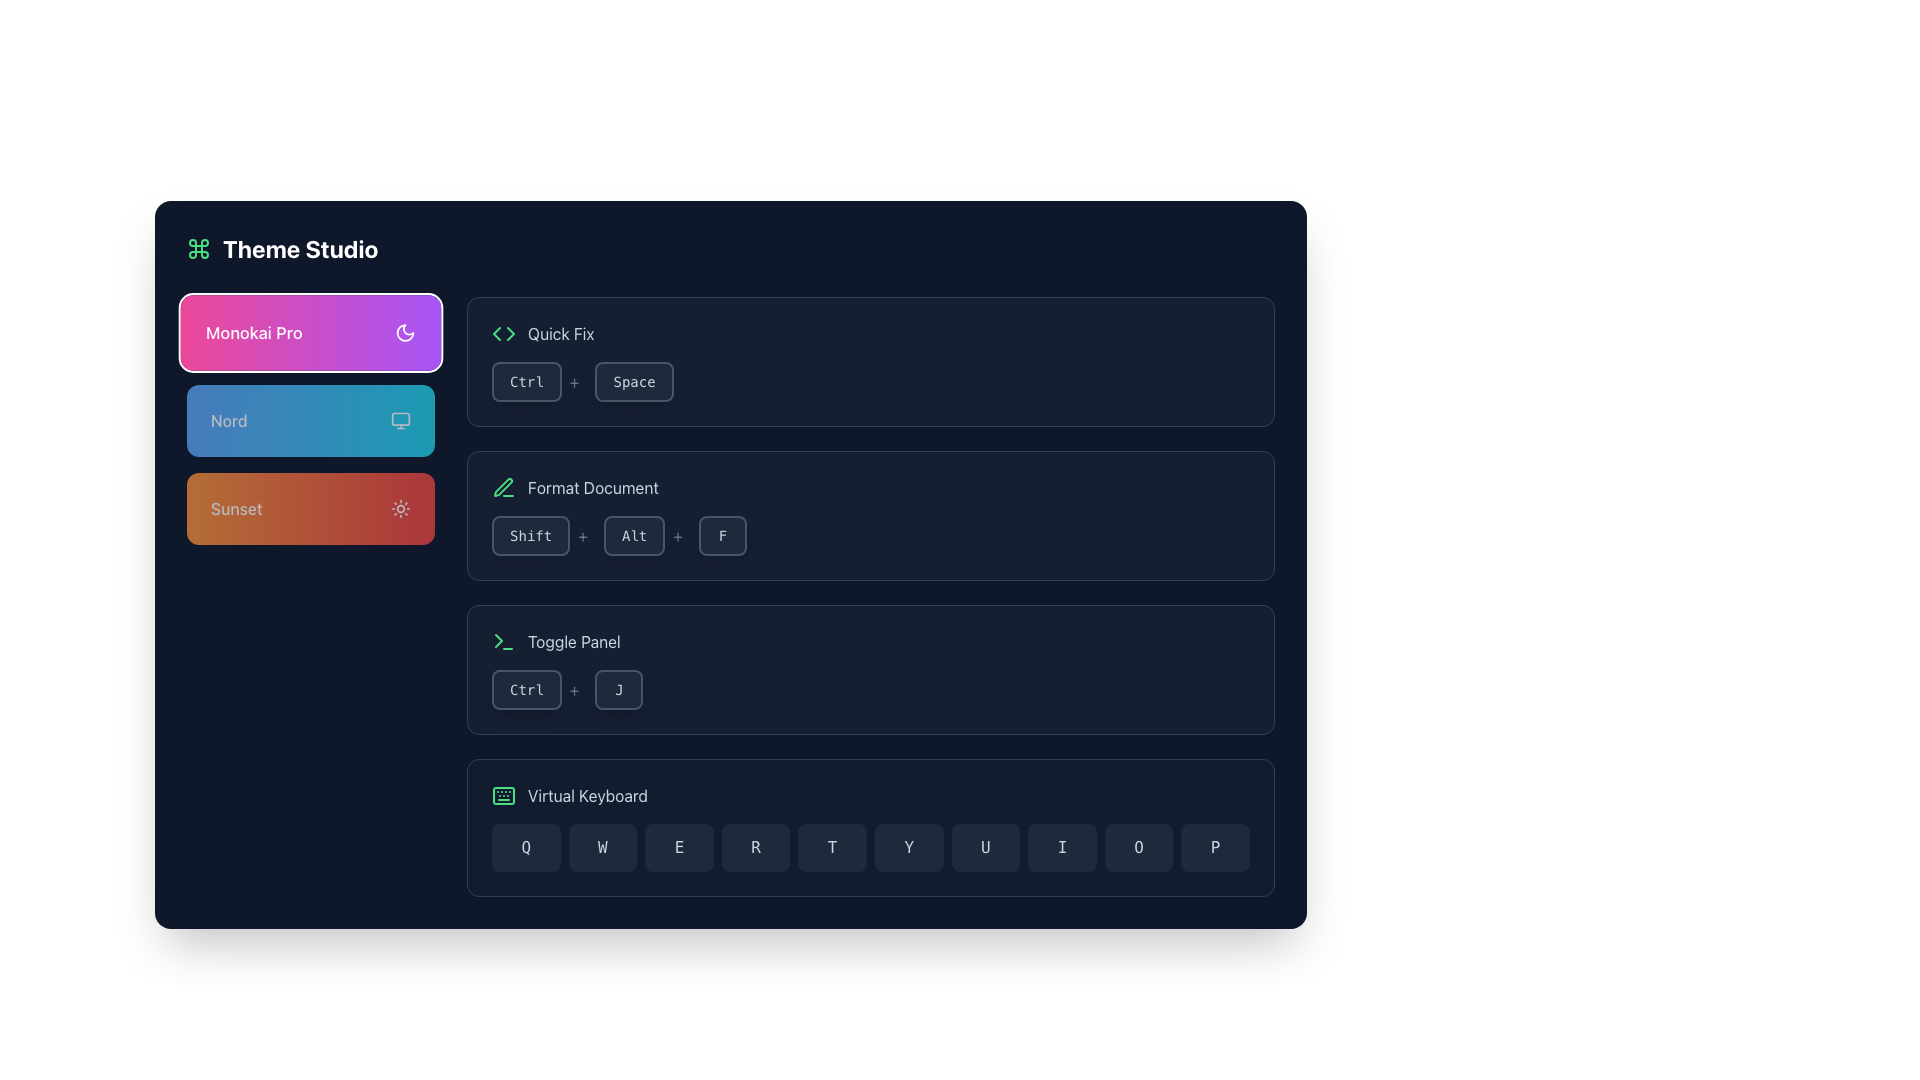 Image resolution: width=1920 pixels, height=1080 pixels. Describe the element at coordinates (531, 535) in the screenshot. I see `the non-interactive visual representation of the 'Shift' key button in the 'Format Document' section, which is the first button in a group of two, serving as a hint or guide` at that location.